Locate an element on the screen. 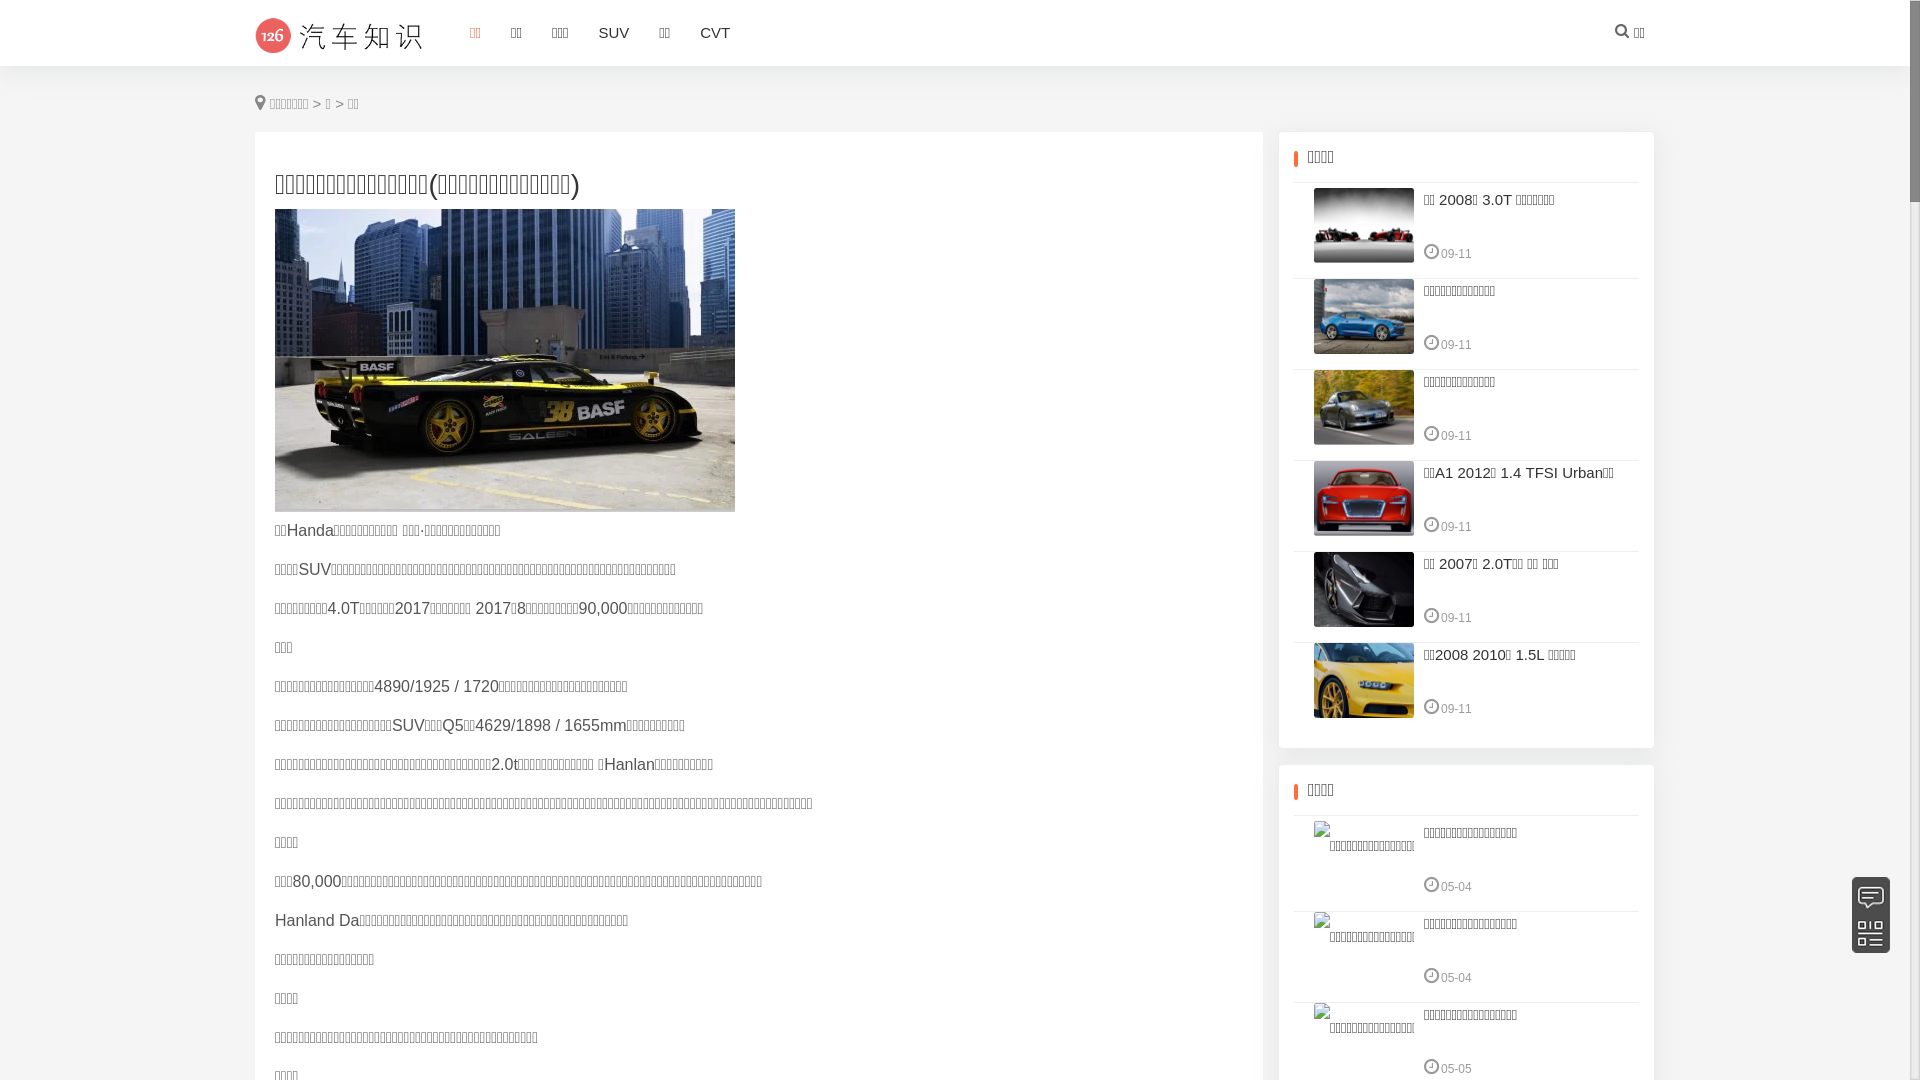 The image size is (1920, 1080). 'SUV' is located at coordinates (612, 34).